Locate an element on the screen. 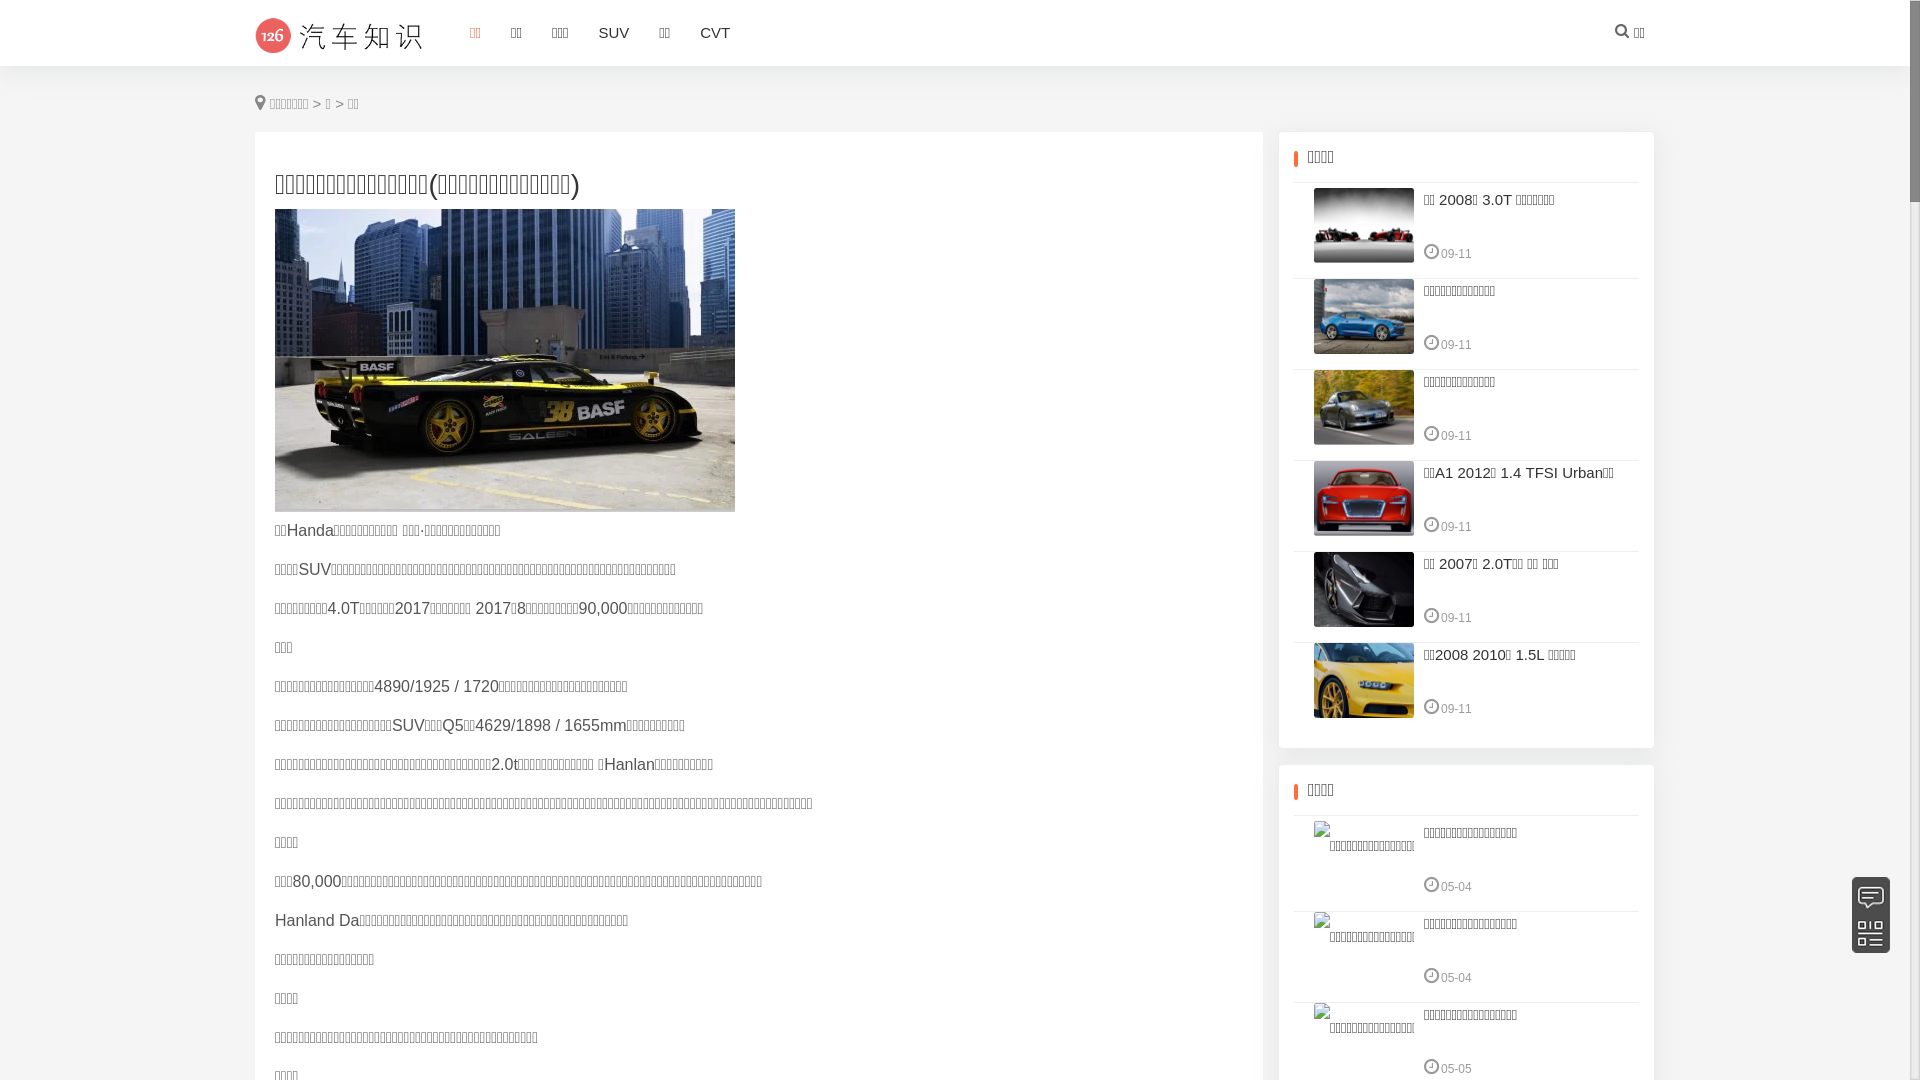 The image size is (1920, 1080). 'SUV' is located at coordinates (612, 34).